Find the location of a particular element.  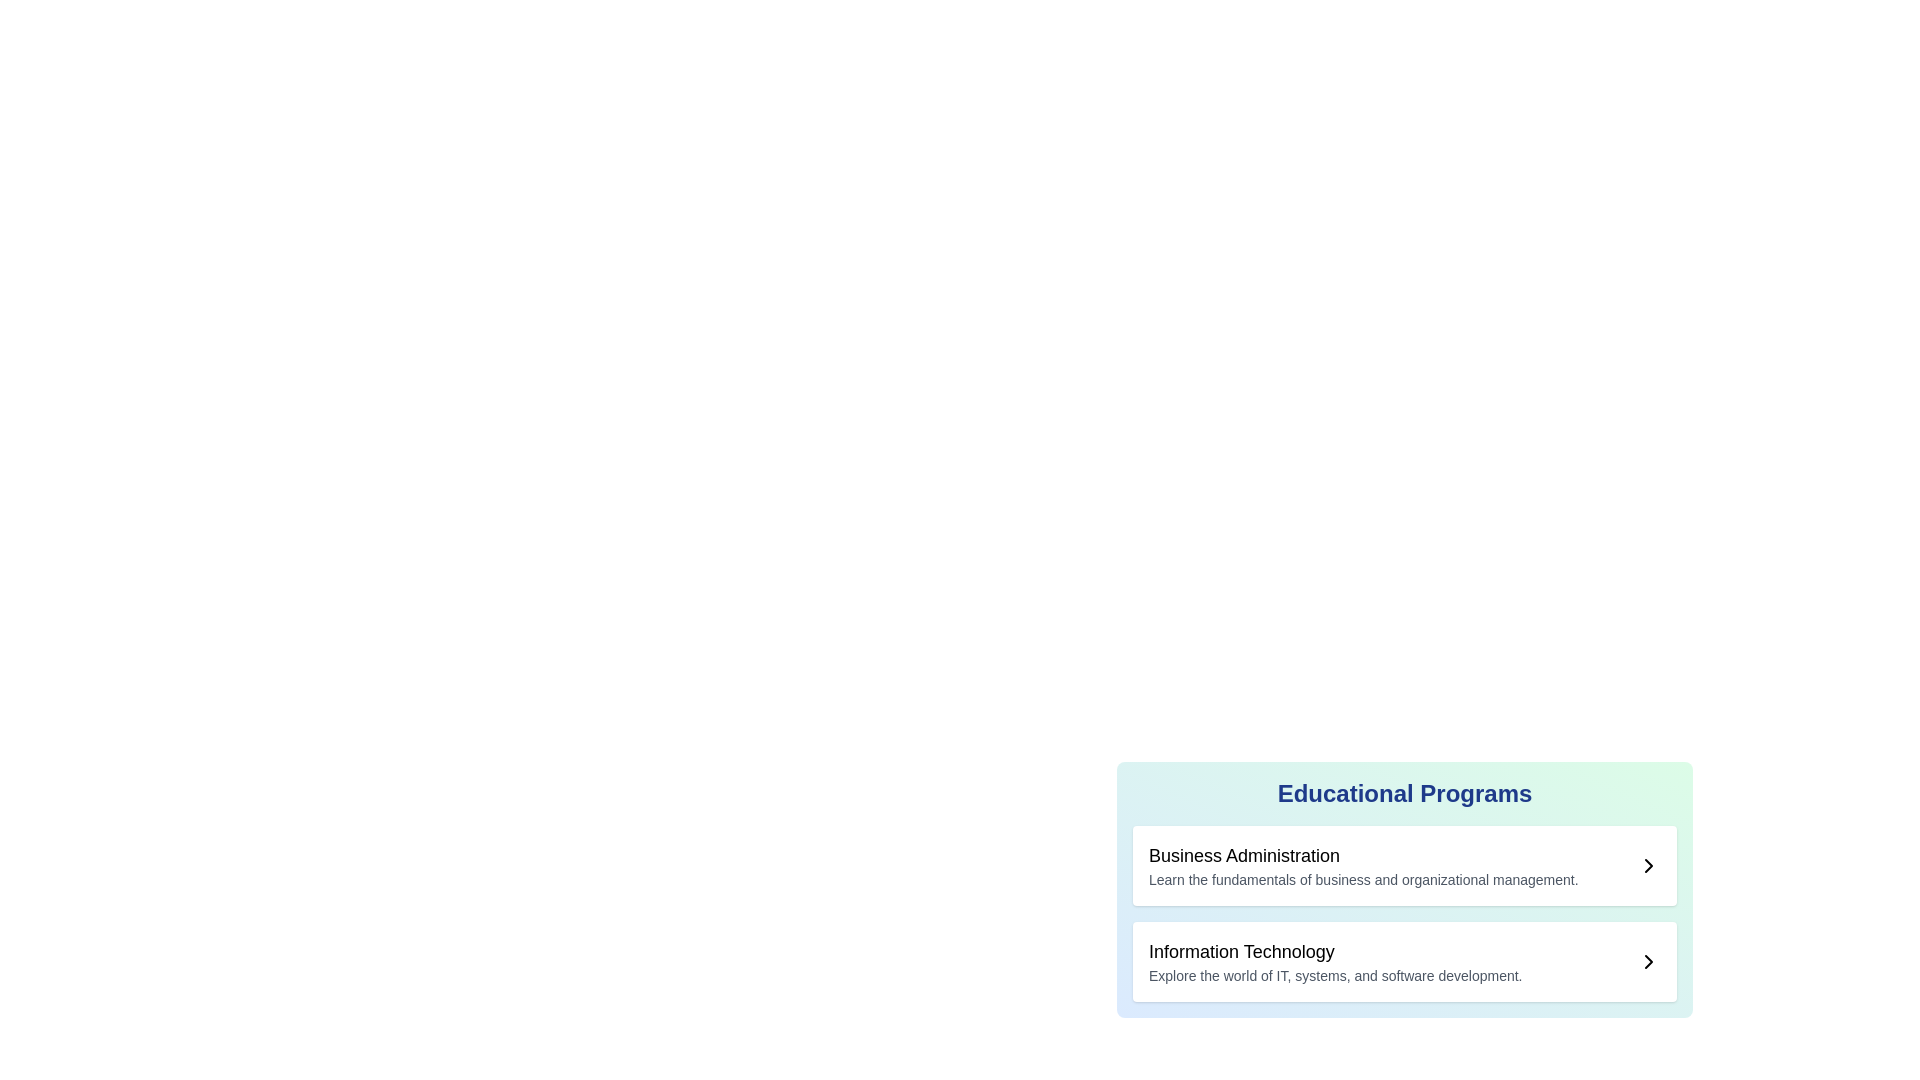

the text content providing a brief description for the 'Information Technology' educational program, located below the 'Information Technology' heading in the 'Educational Programs' section is located at coordinates (1335, 974).